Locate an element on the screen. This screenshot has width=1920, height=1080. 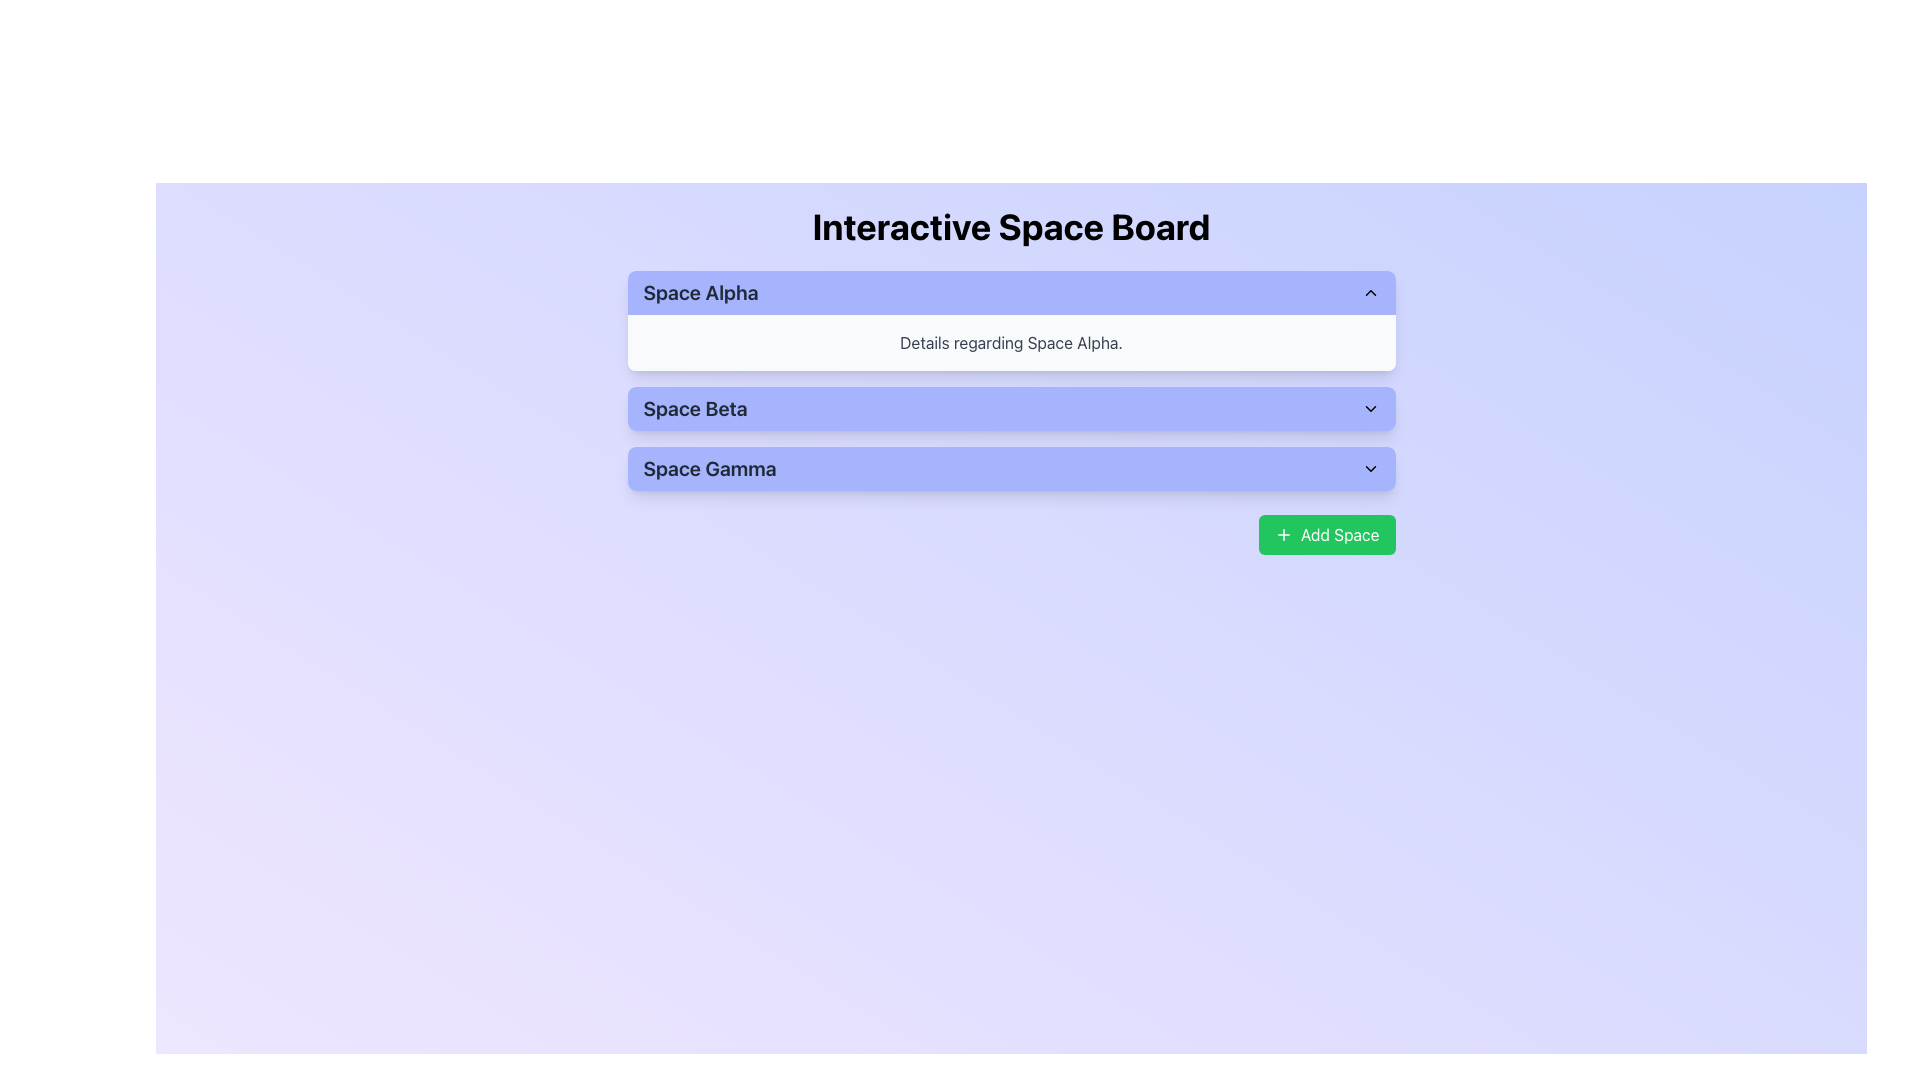
the text label for 'Space Alpha', which visually distinguishes this section from others like 'Space Beta' or 'Space Gamma' is located at coordinates (700, 293).